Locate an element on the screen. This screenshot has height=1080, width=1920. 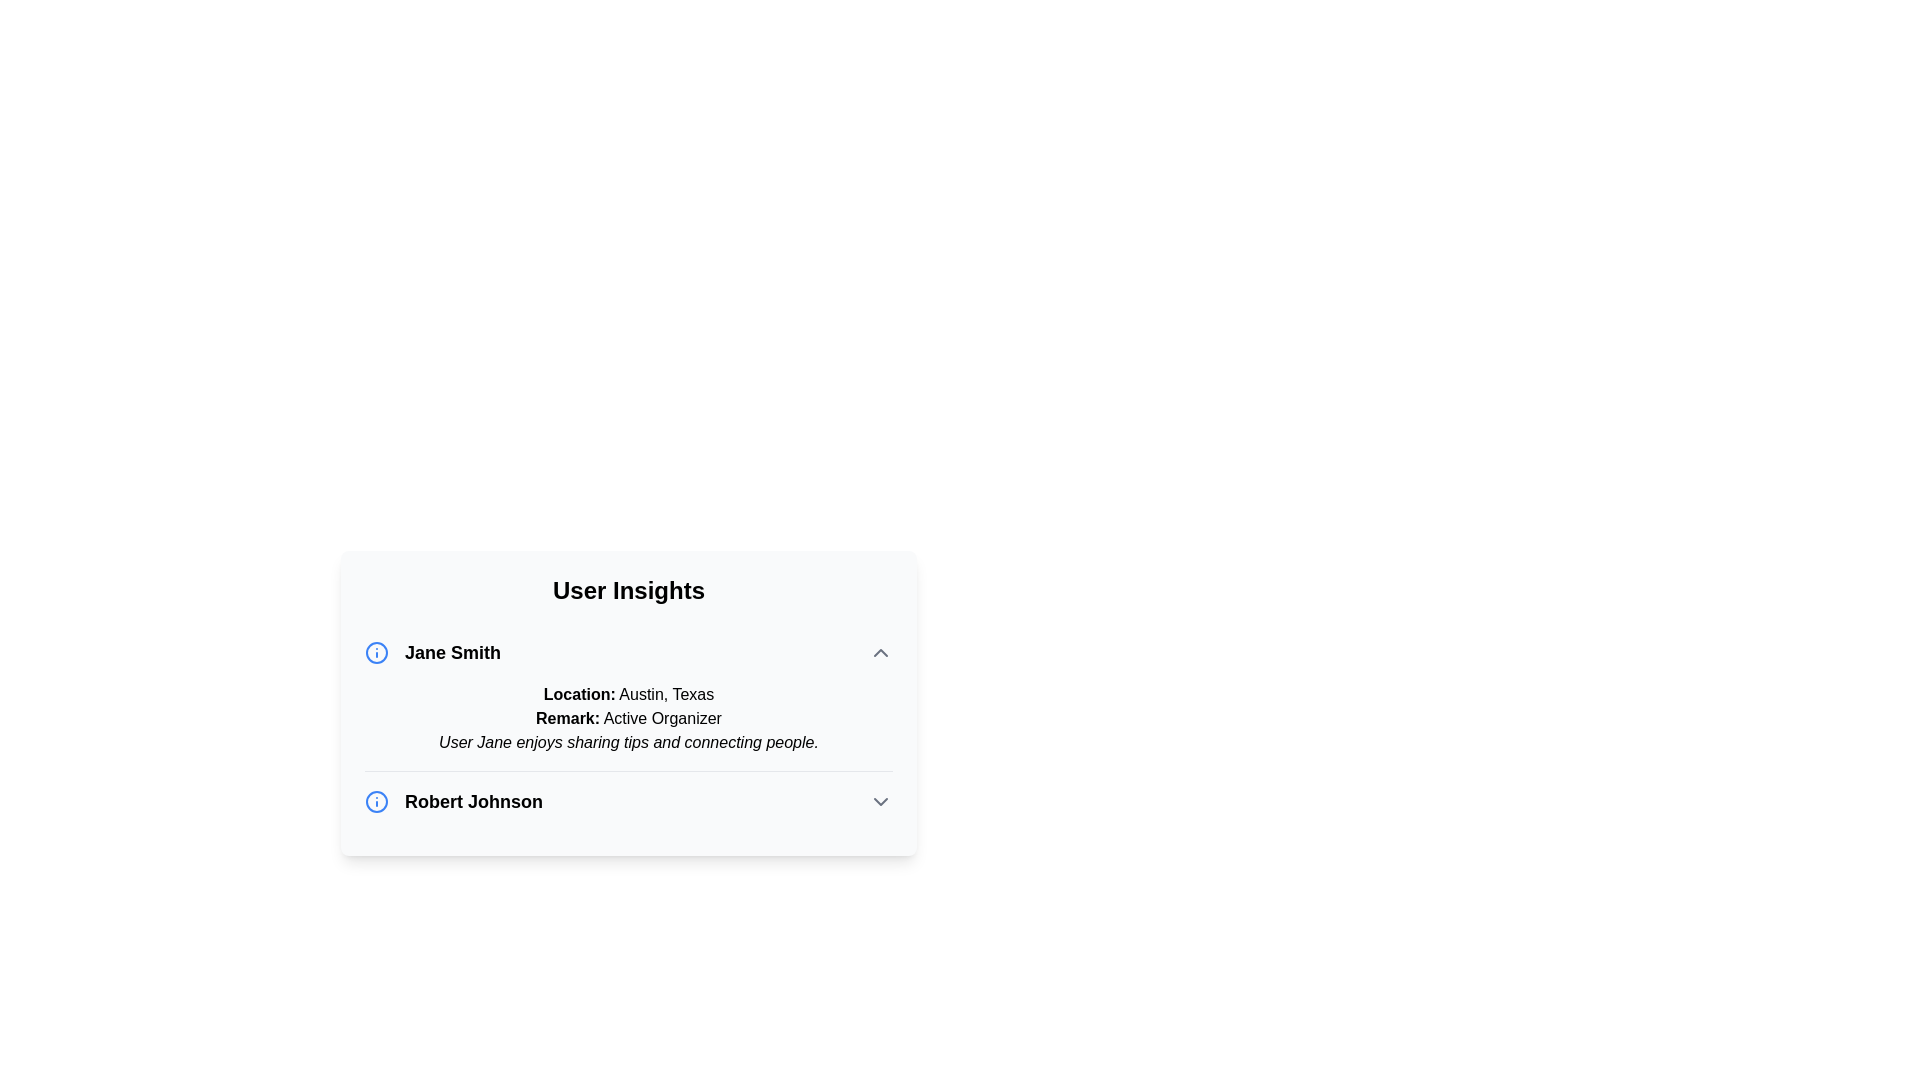
the user profile card displaying details for 'Jane Smith', located in the 'User Insights' section is located at coordinates (627, 696).